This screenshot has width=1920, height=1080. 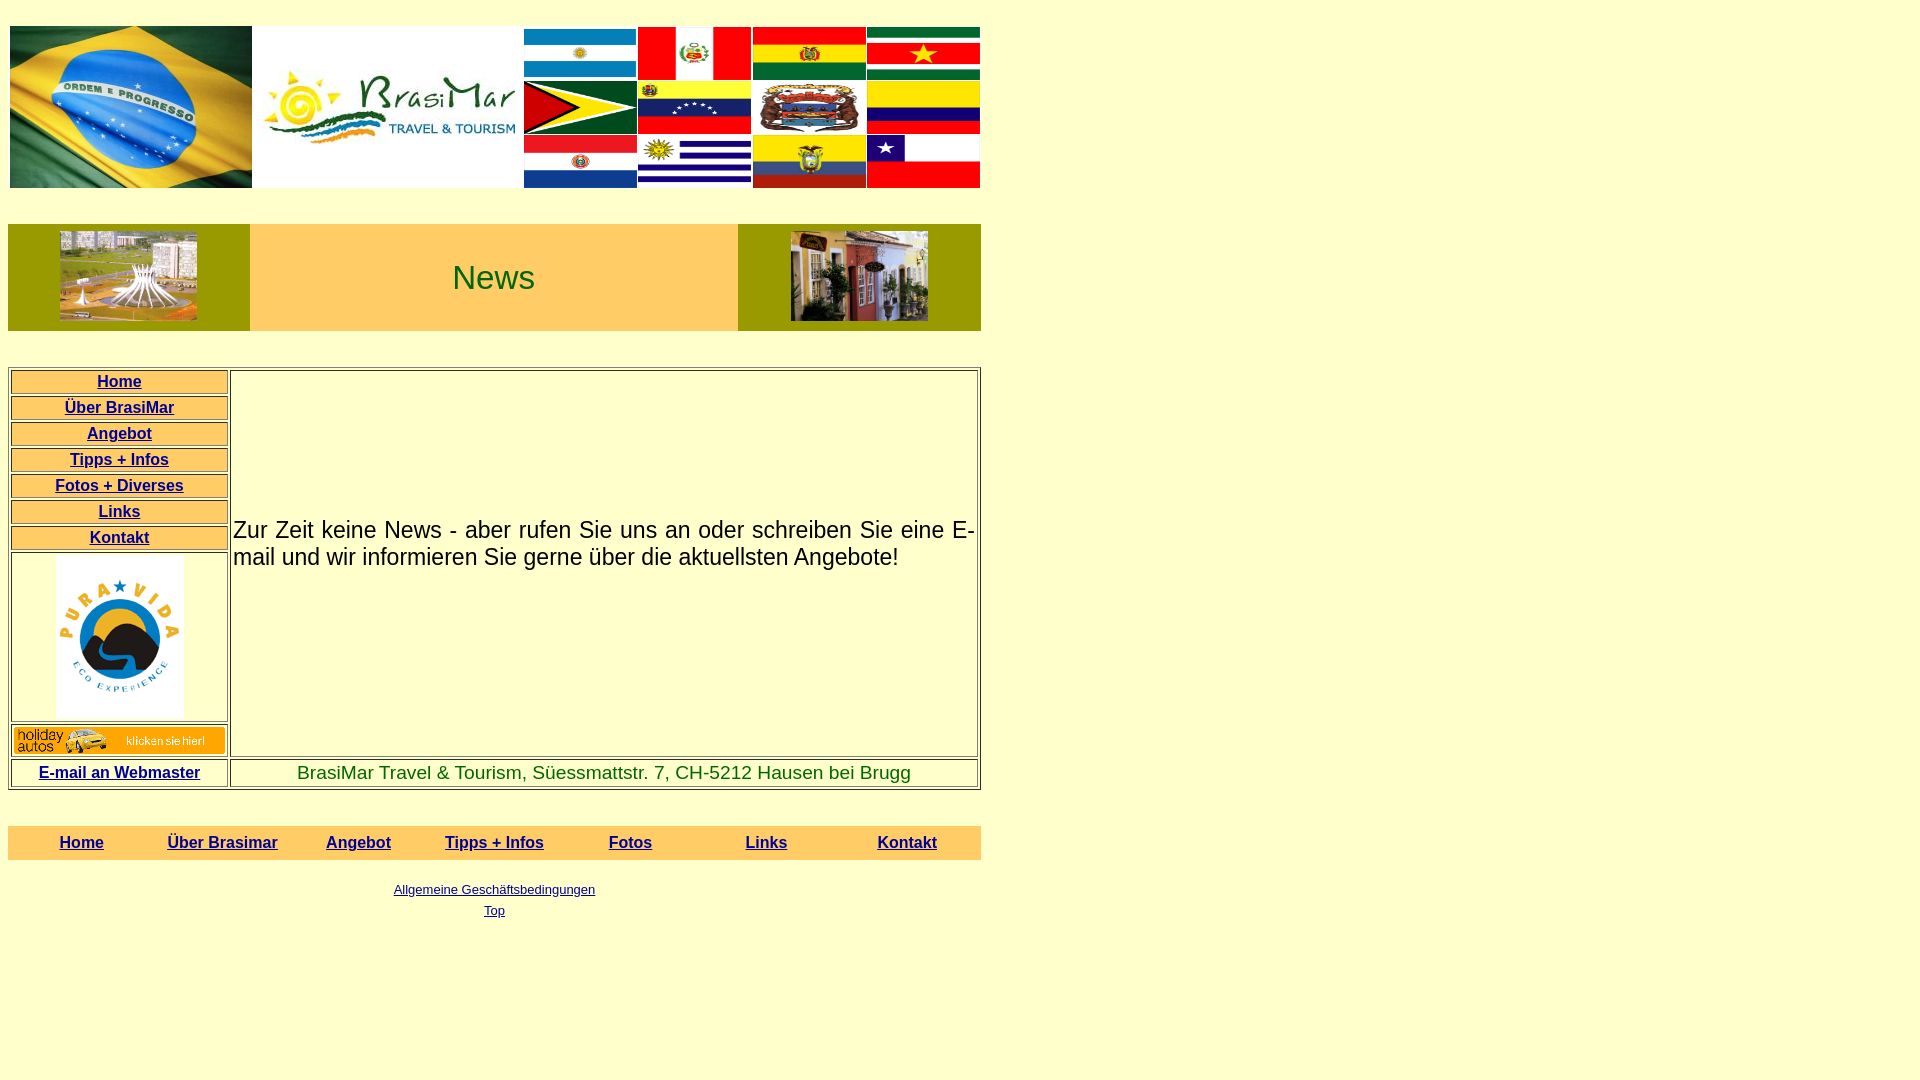 What do you see at coordinates (494, 842) in the screenshot?
I see `'Tipps + Infos'` at bounding box center [494, 842].